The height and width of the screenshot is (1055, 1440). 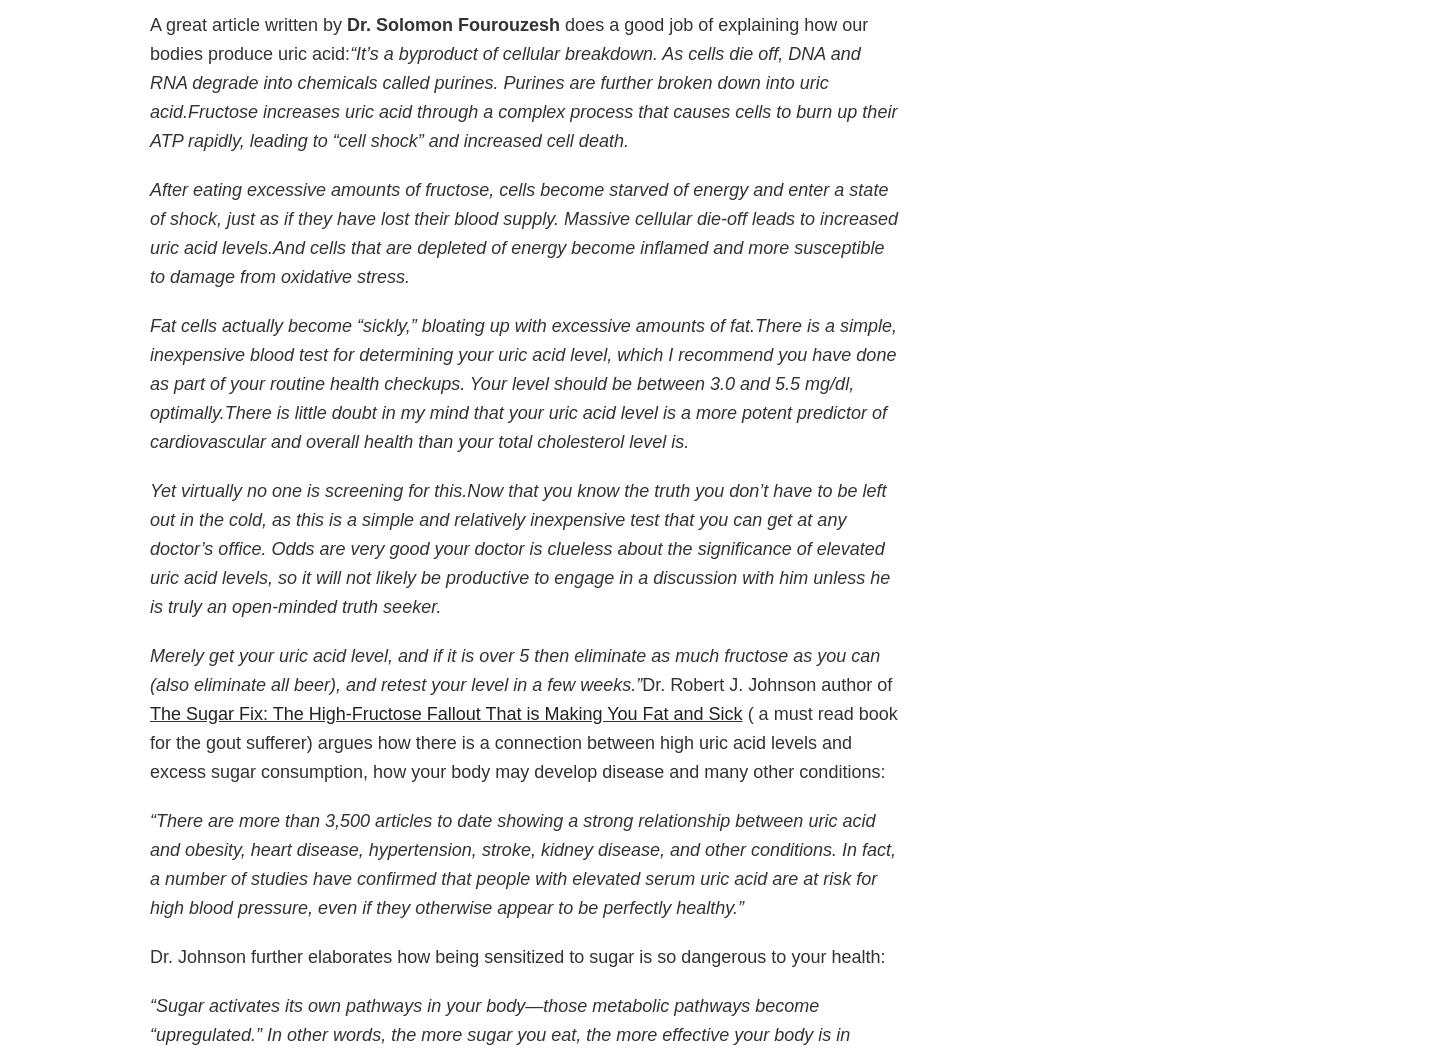 I want to click on 'does a good job of explaining how our bodies produce uric acid:', so click(x=508, y=39).